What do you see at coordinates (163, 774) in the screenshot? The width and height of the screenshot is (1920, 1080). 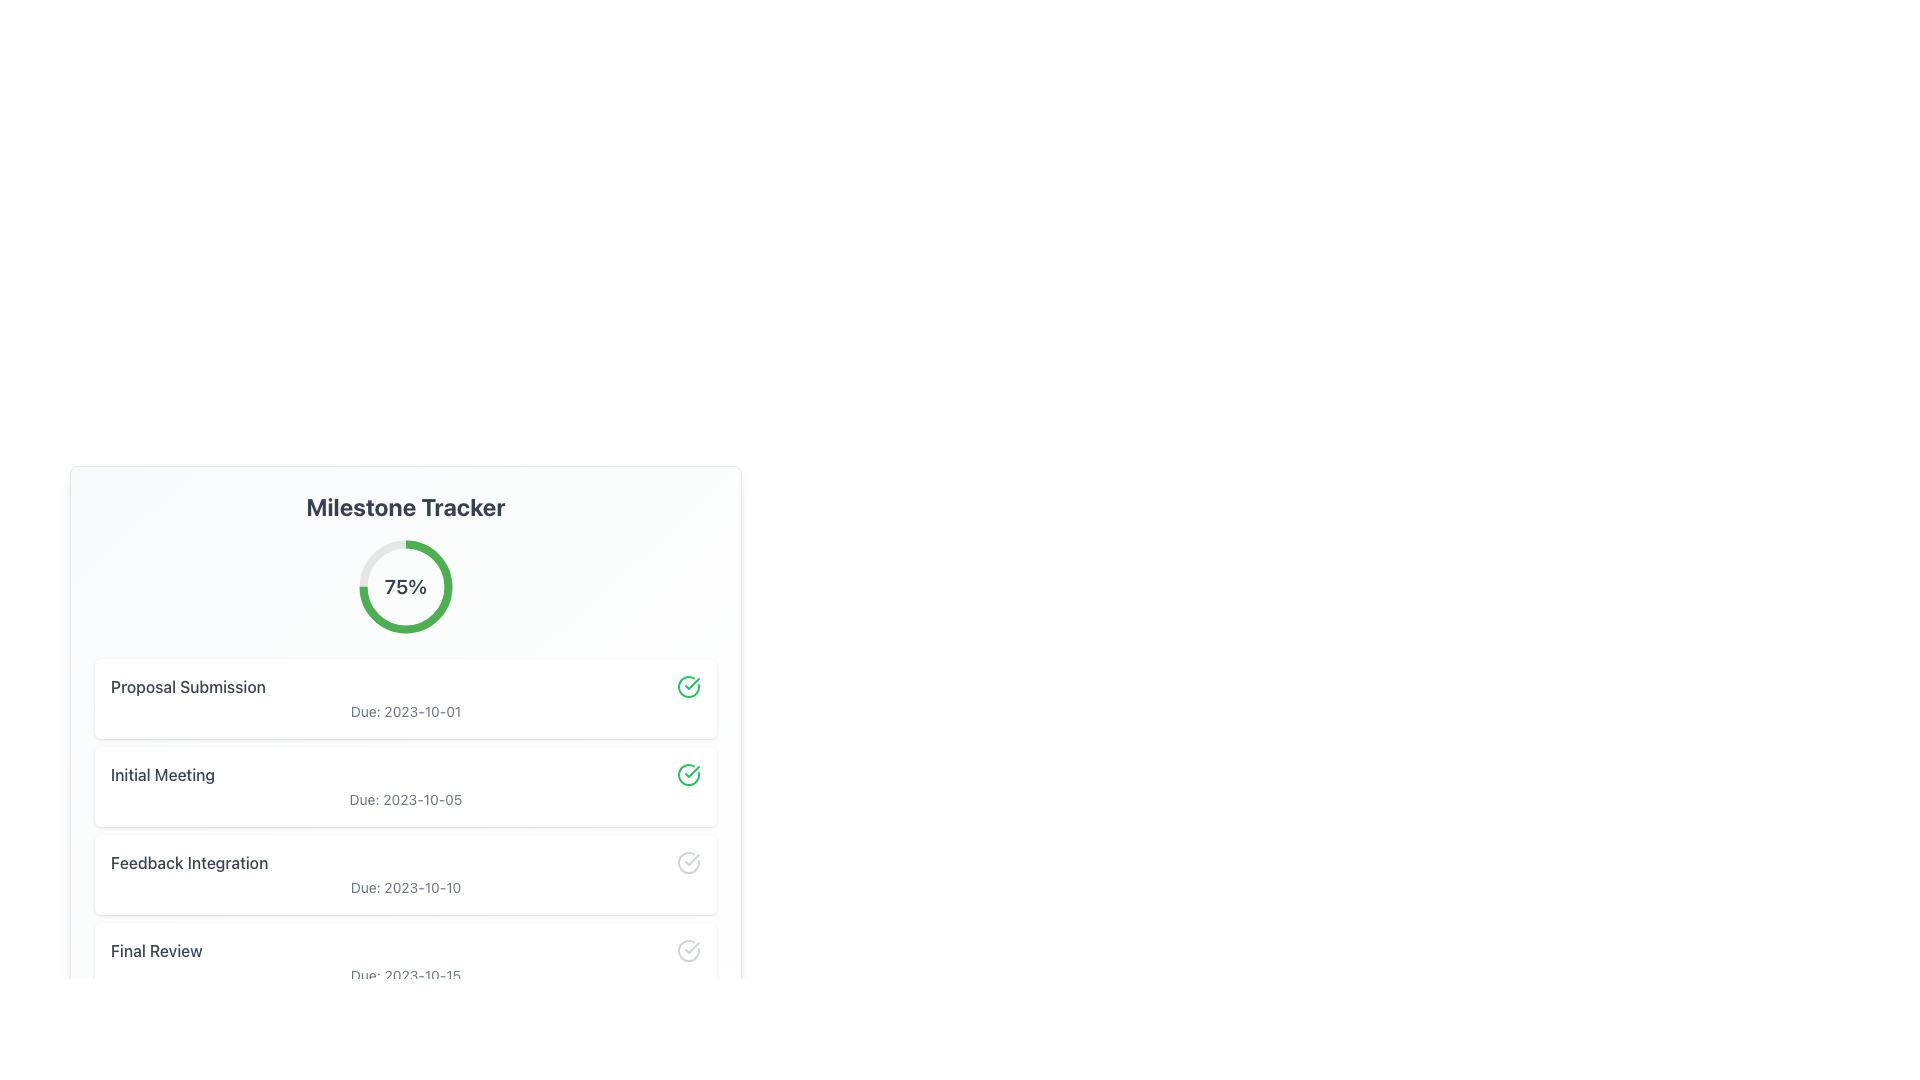 I see `the 'Initial Meeting' text label, which is part of the Milestone Tracker list and is located in the second row above 'Feedback Integration'` at bounding box center [163, 774].